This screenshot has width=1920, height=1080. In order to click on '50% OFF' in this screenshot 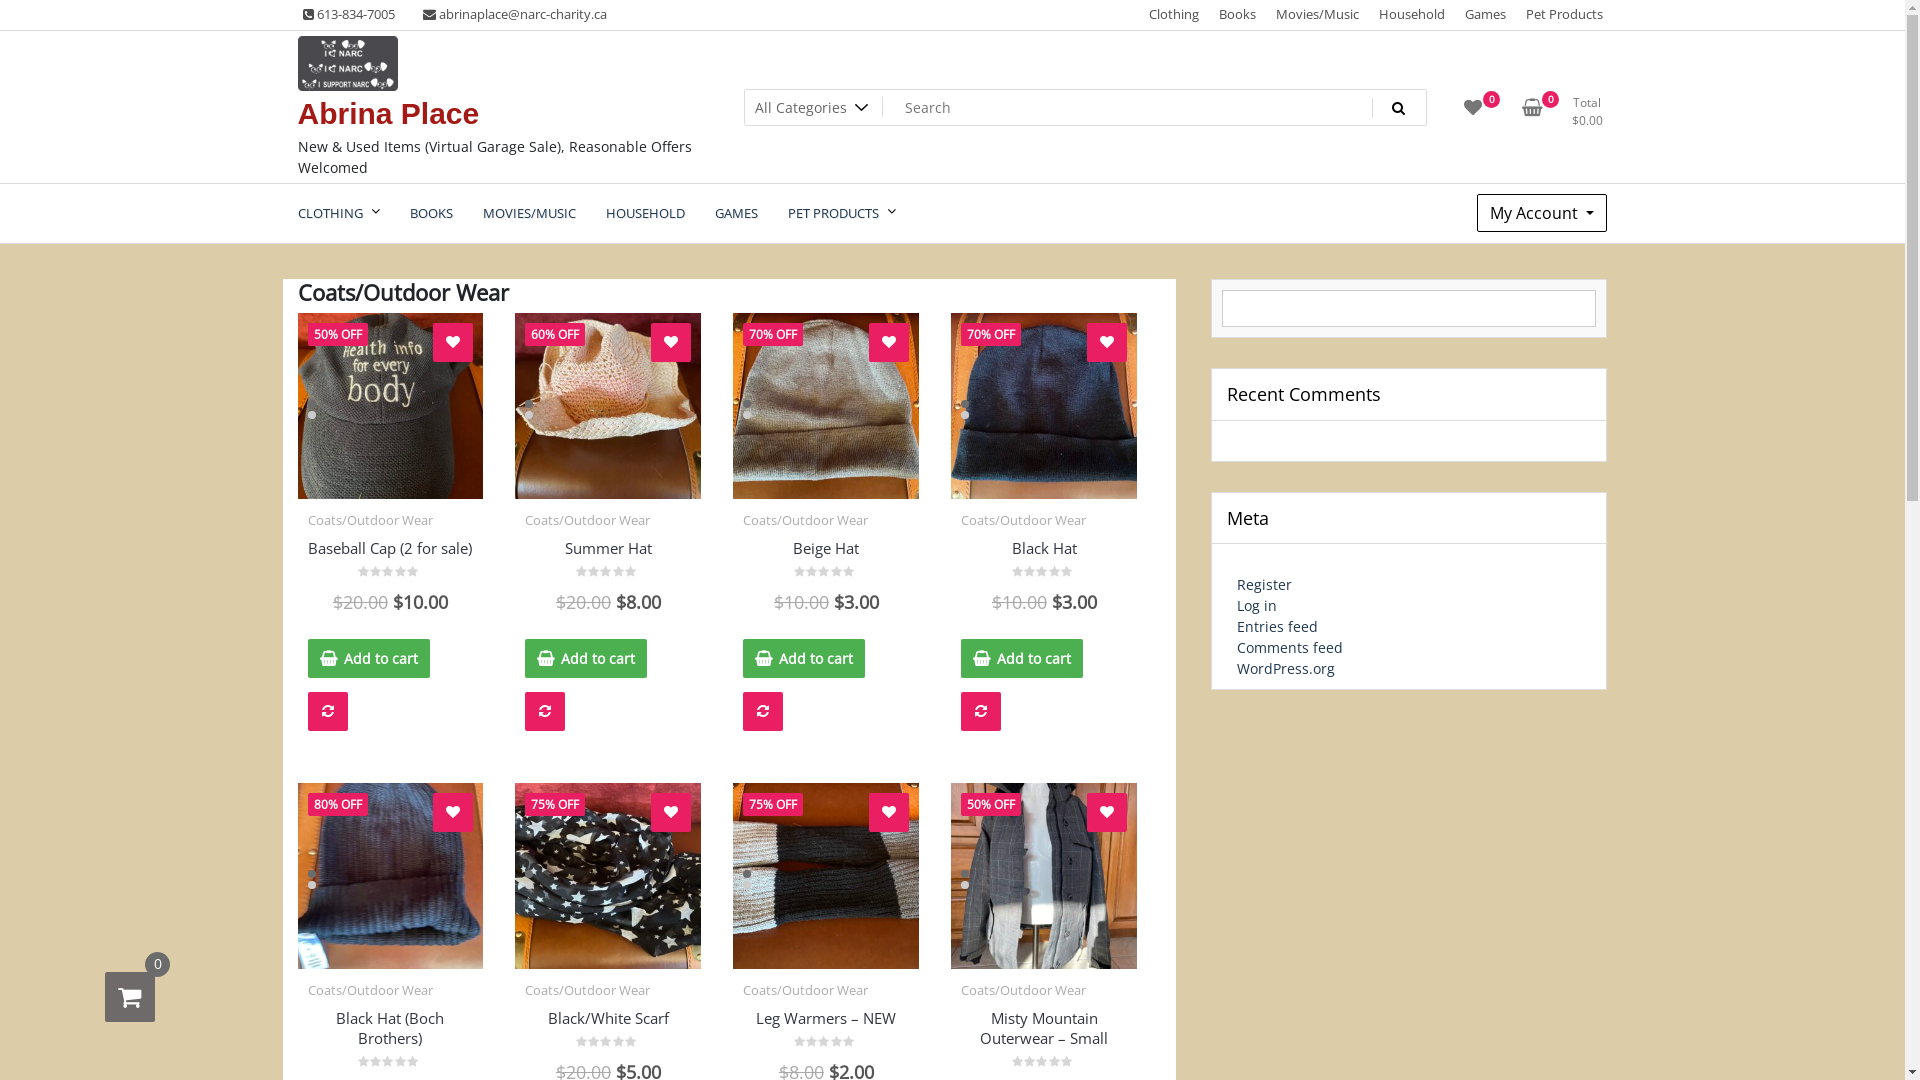, I will do `click(390, 405)`.